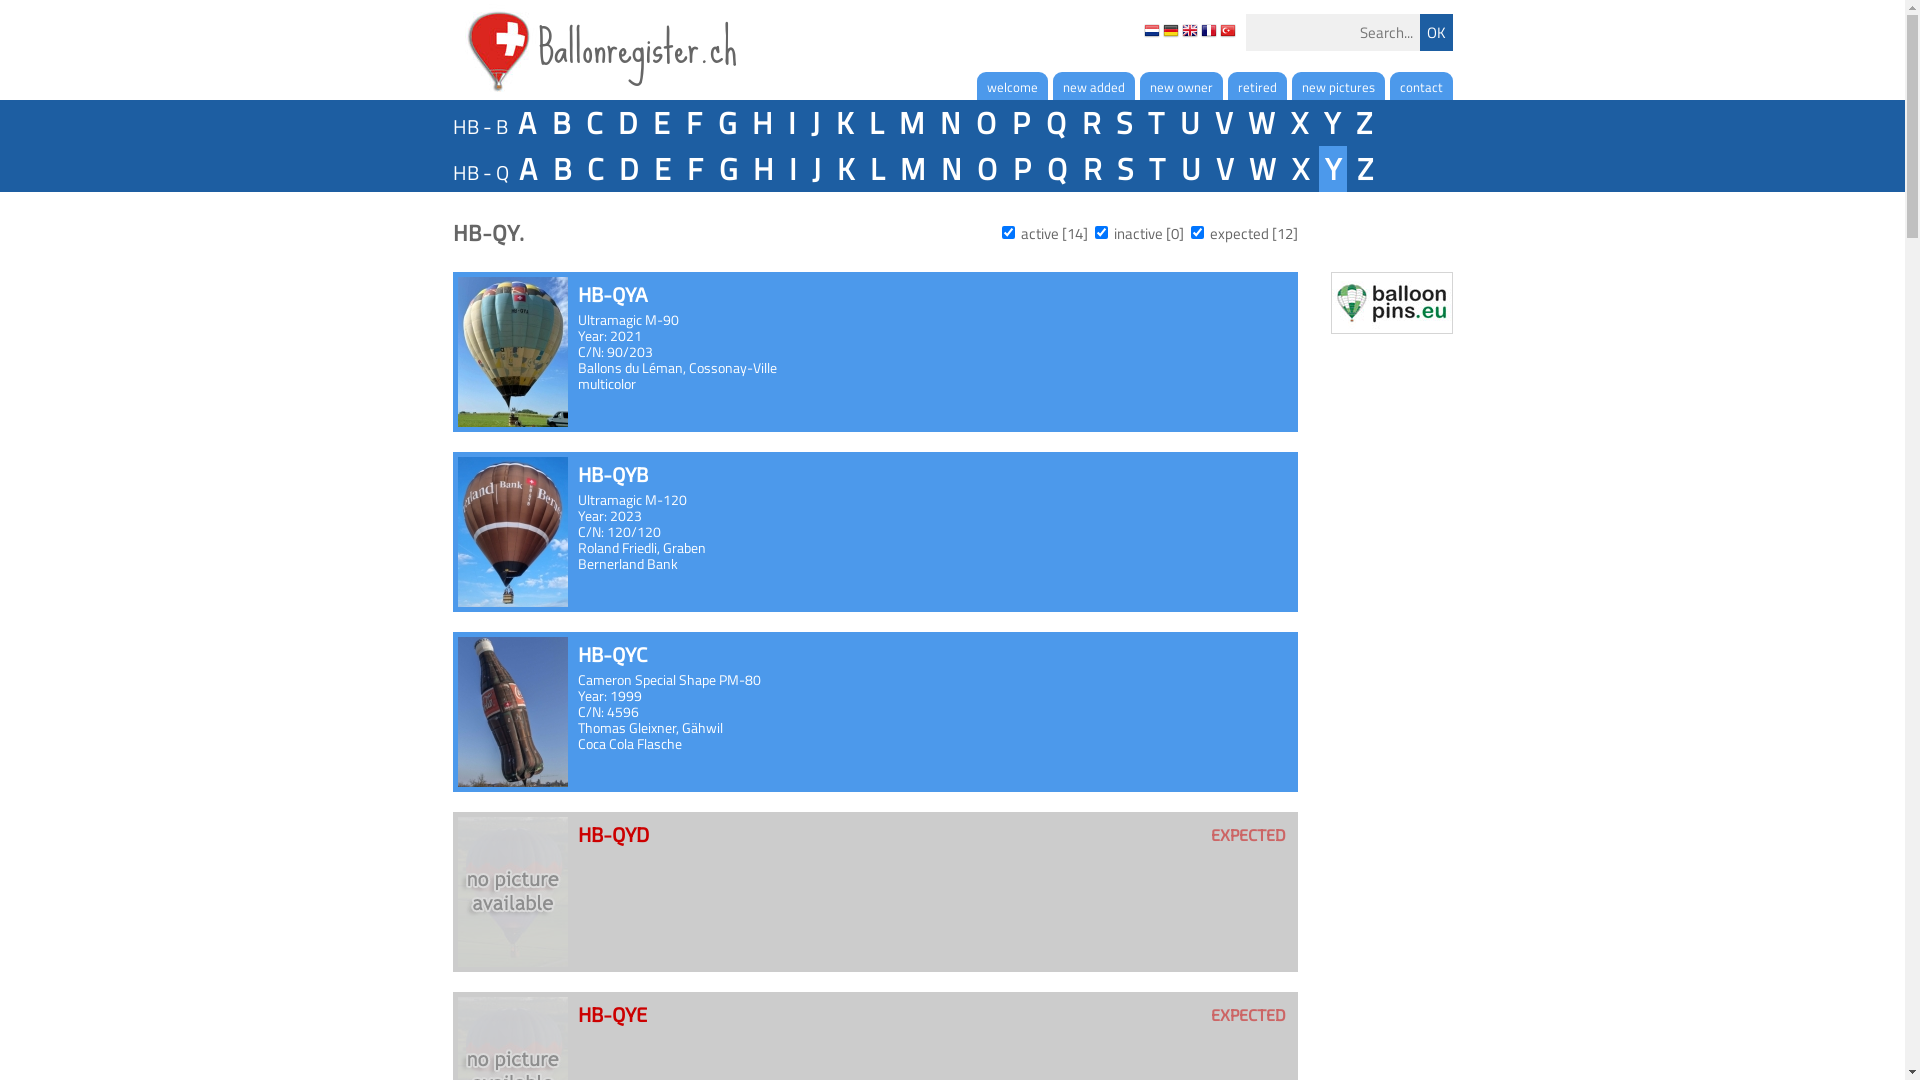 This screenshot has width=1920, height=1080. Describe the element at coordinates (1181, 84) in the screenshot. I see `'new owner'` at that location.